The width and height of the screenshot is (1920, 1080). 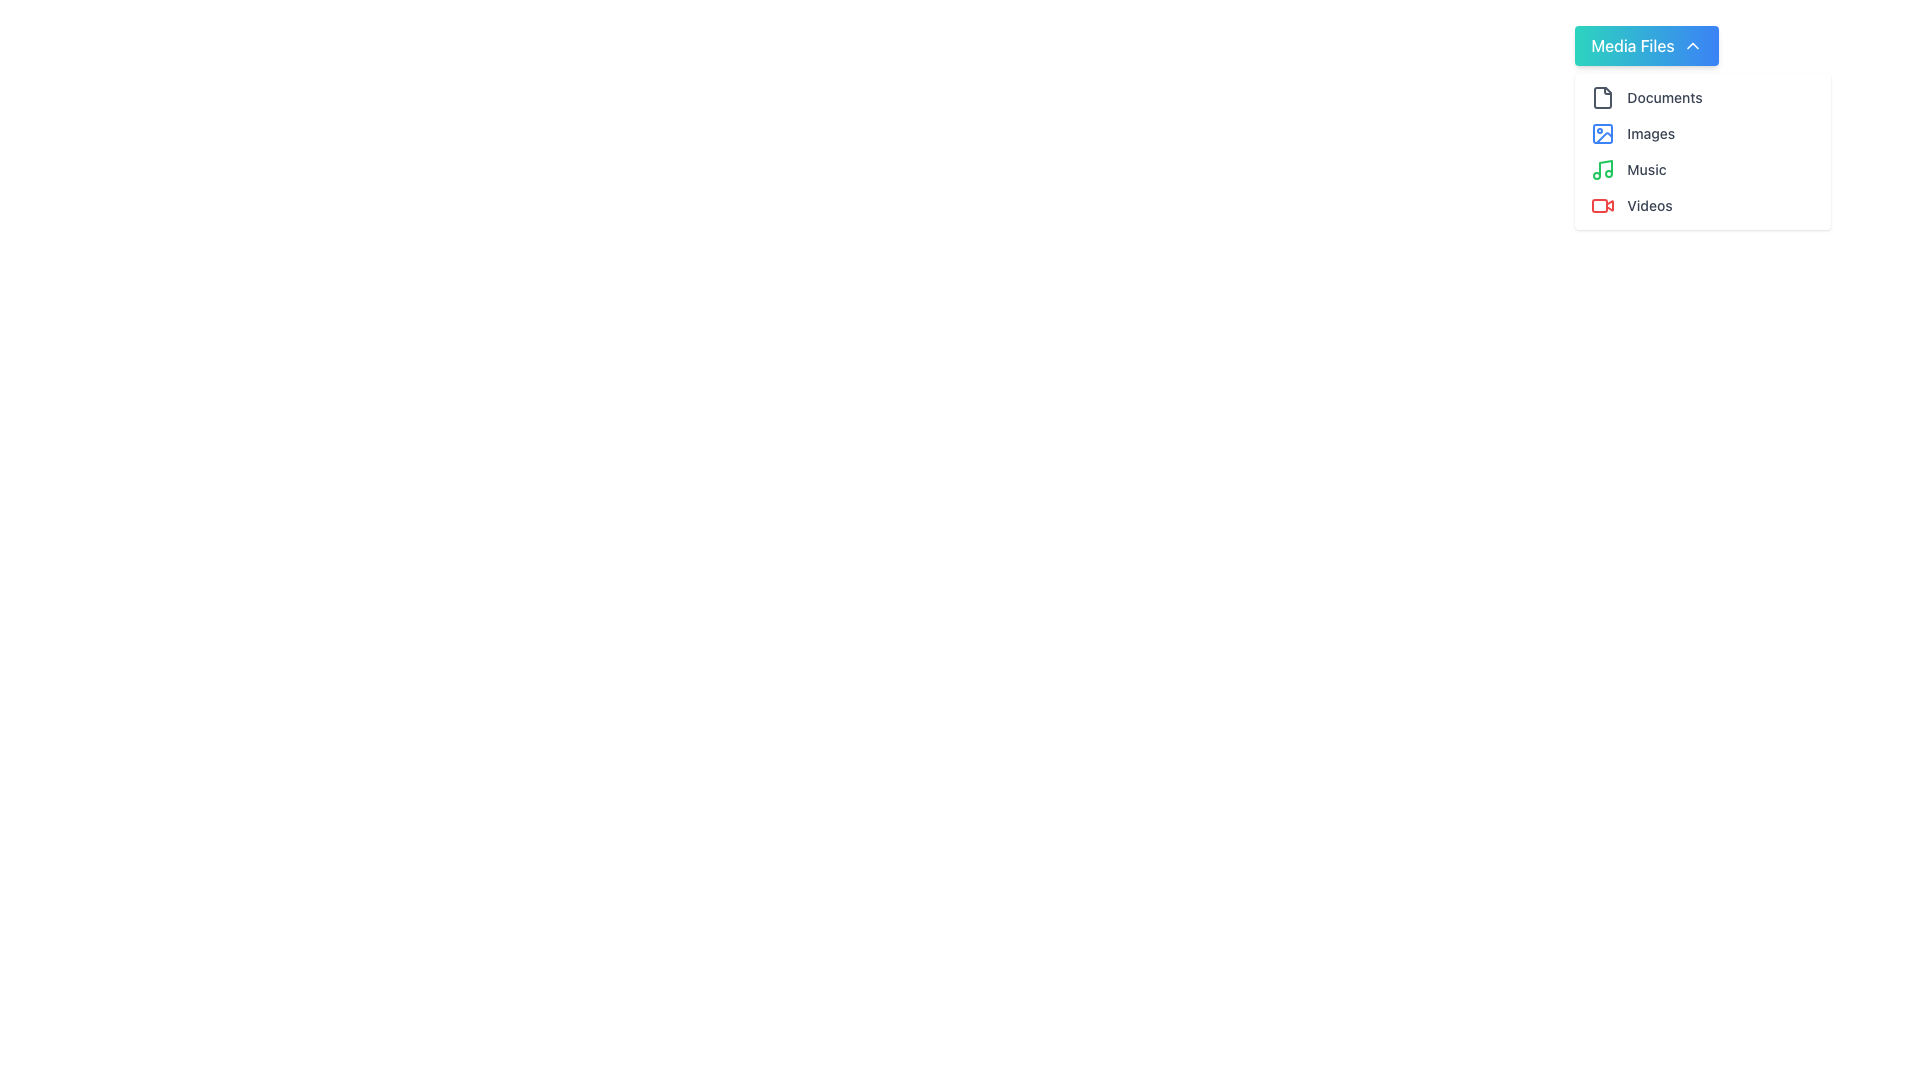 I want to click on the red camera icon in the dropdown menu next to the 'Videos' label, so click(x=1603, y=205).